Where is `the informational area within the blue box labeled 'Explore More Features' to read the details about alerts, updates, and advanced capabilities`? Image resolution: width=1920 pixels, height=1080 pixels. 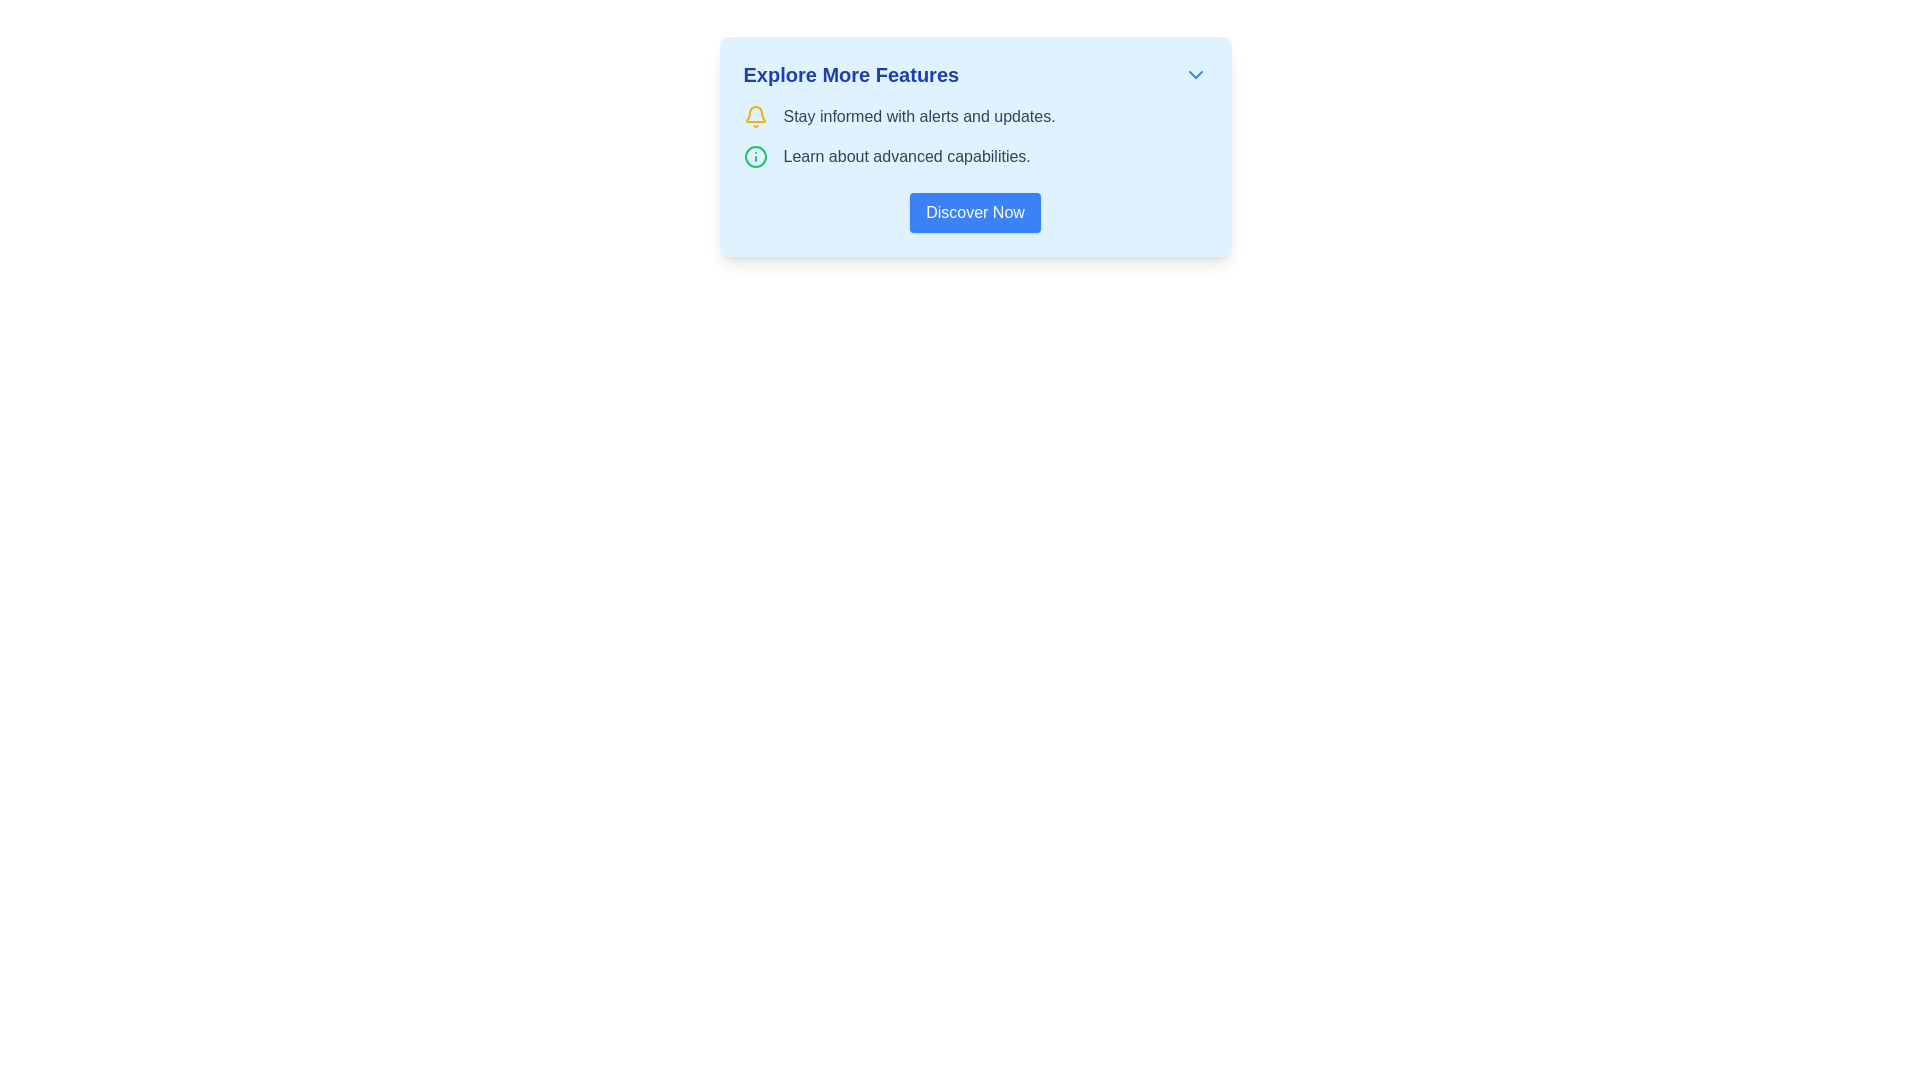 the informational area within the blue box labeled 'Explore More Features' to read the details about alerts, updates, and advanced capabilities is located at coordinates (975, 136).